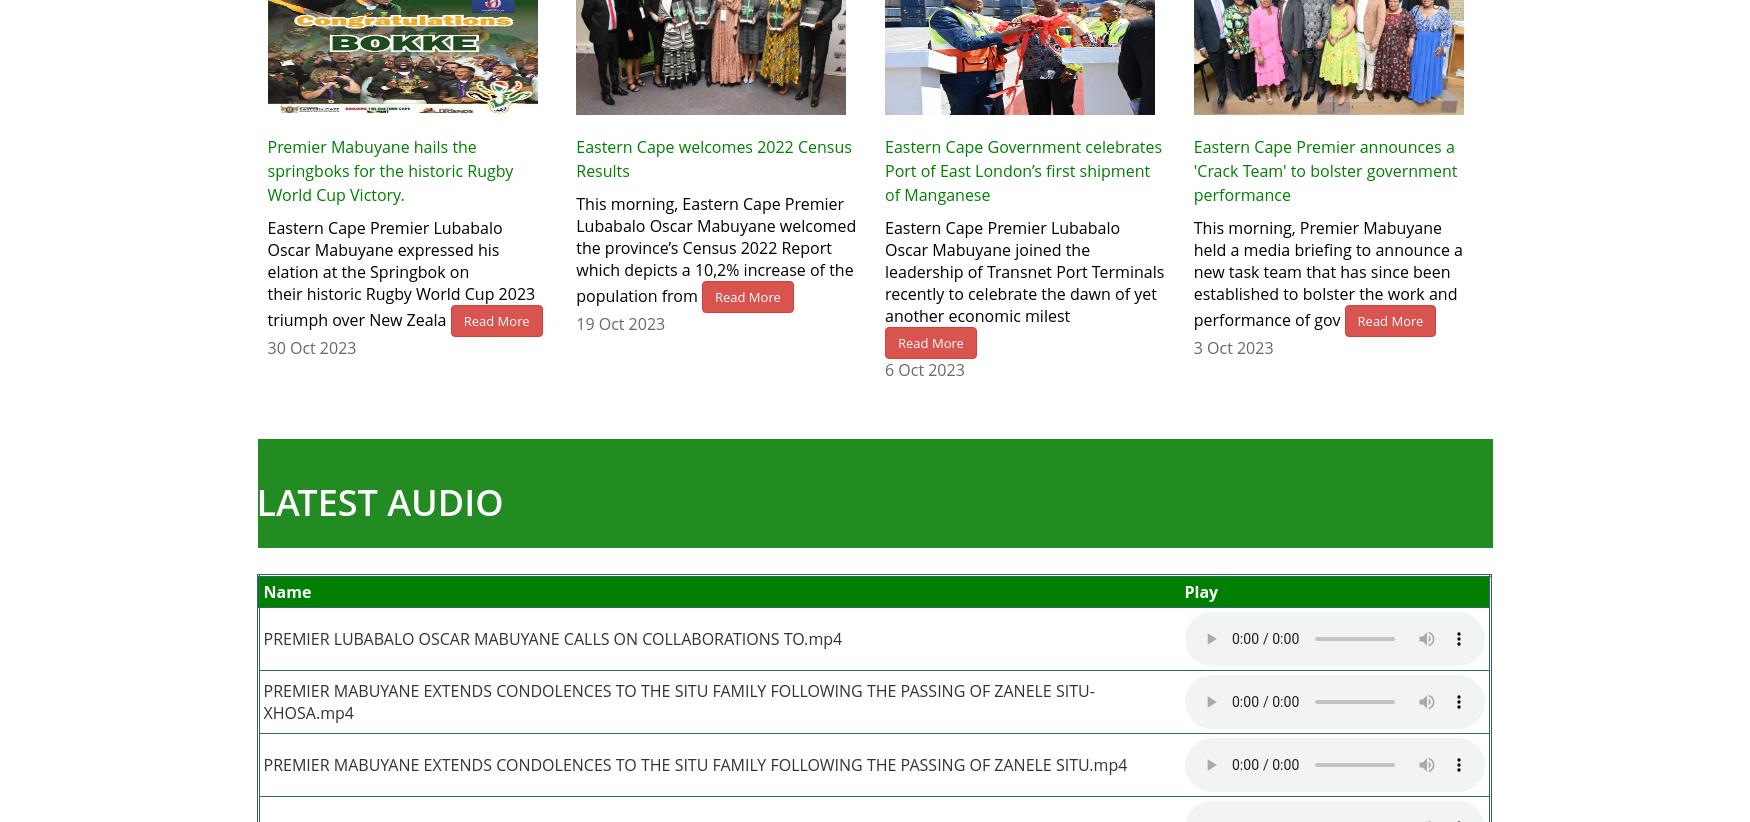 Image resolution: width=1750 pixels, height=822 pixels. Describe the element at coordinates (262, 701) in the screenshot. I see `'PREMIER MABUYANE EXTENDS CONDOLENCES TO THE SITU FAMILY FOLLOWING THE PASSING OF ZANELE SITU- XHOSA.mp4'` at that location.